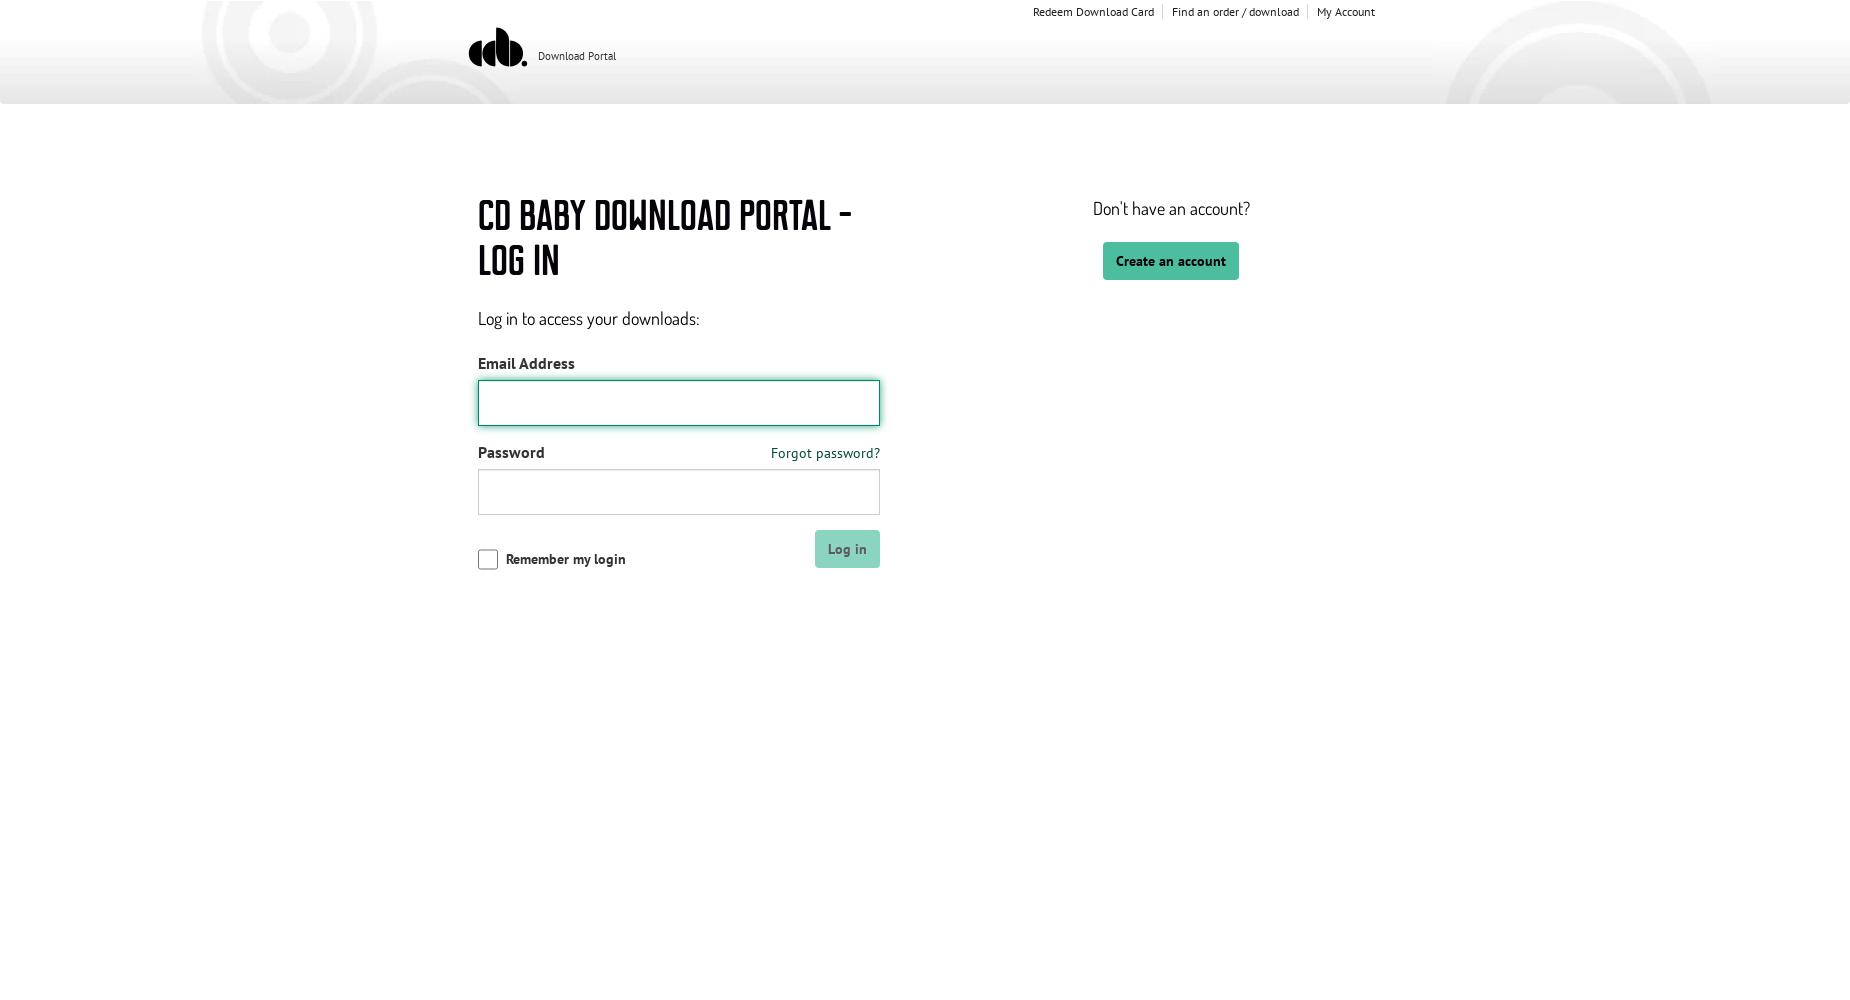 This screenshot has height=1000, width=1850. What do you see at coordinates (1030, 11) in the screenshot?
I see `'Redeem Download Card'` at bounding box center [1030, 11].